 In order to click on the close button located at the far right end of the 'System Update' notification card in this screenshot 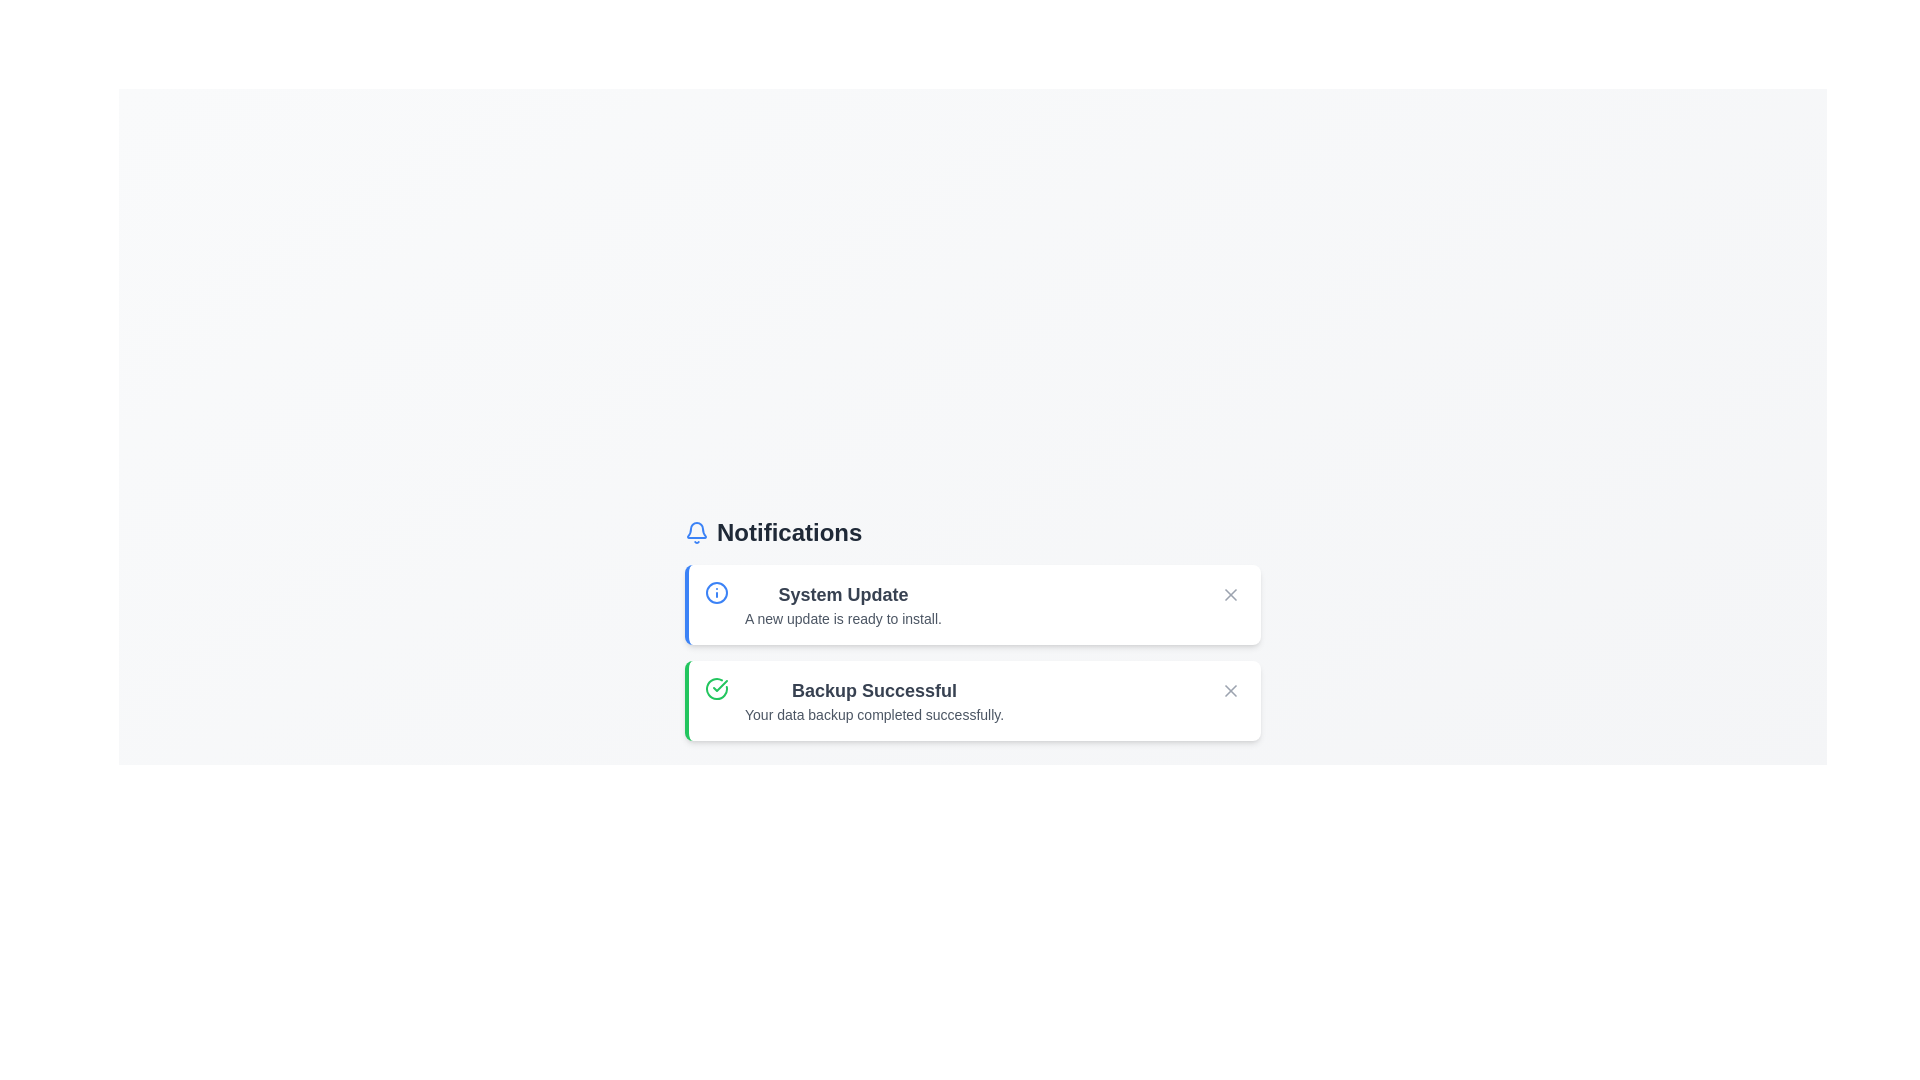, I will do `click(1229, 593)`.